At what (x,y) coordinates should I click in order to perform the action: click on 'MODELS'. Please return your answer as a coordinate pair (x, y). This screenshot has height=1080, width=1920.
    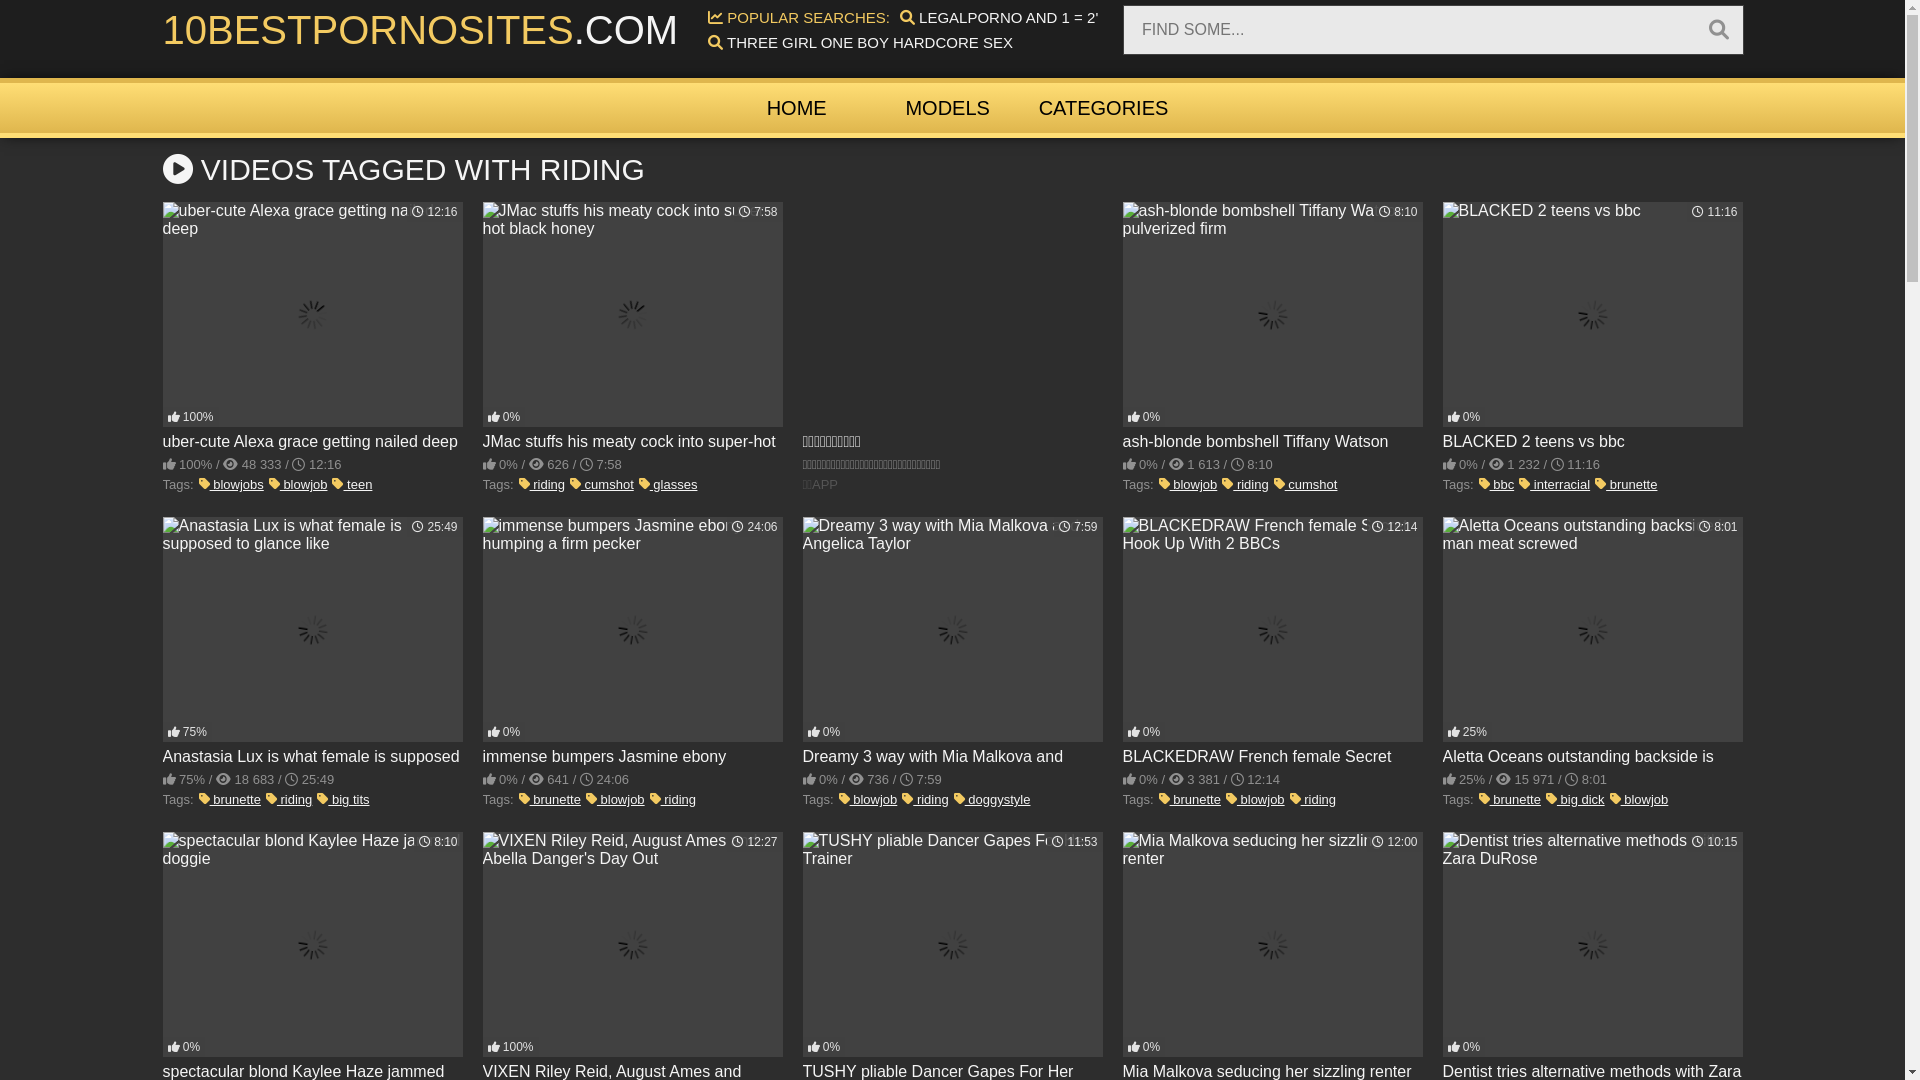
    Looking at the image, I should click on (947, 108).